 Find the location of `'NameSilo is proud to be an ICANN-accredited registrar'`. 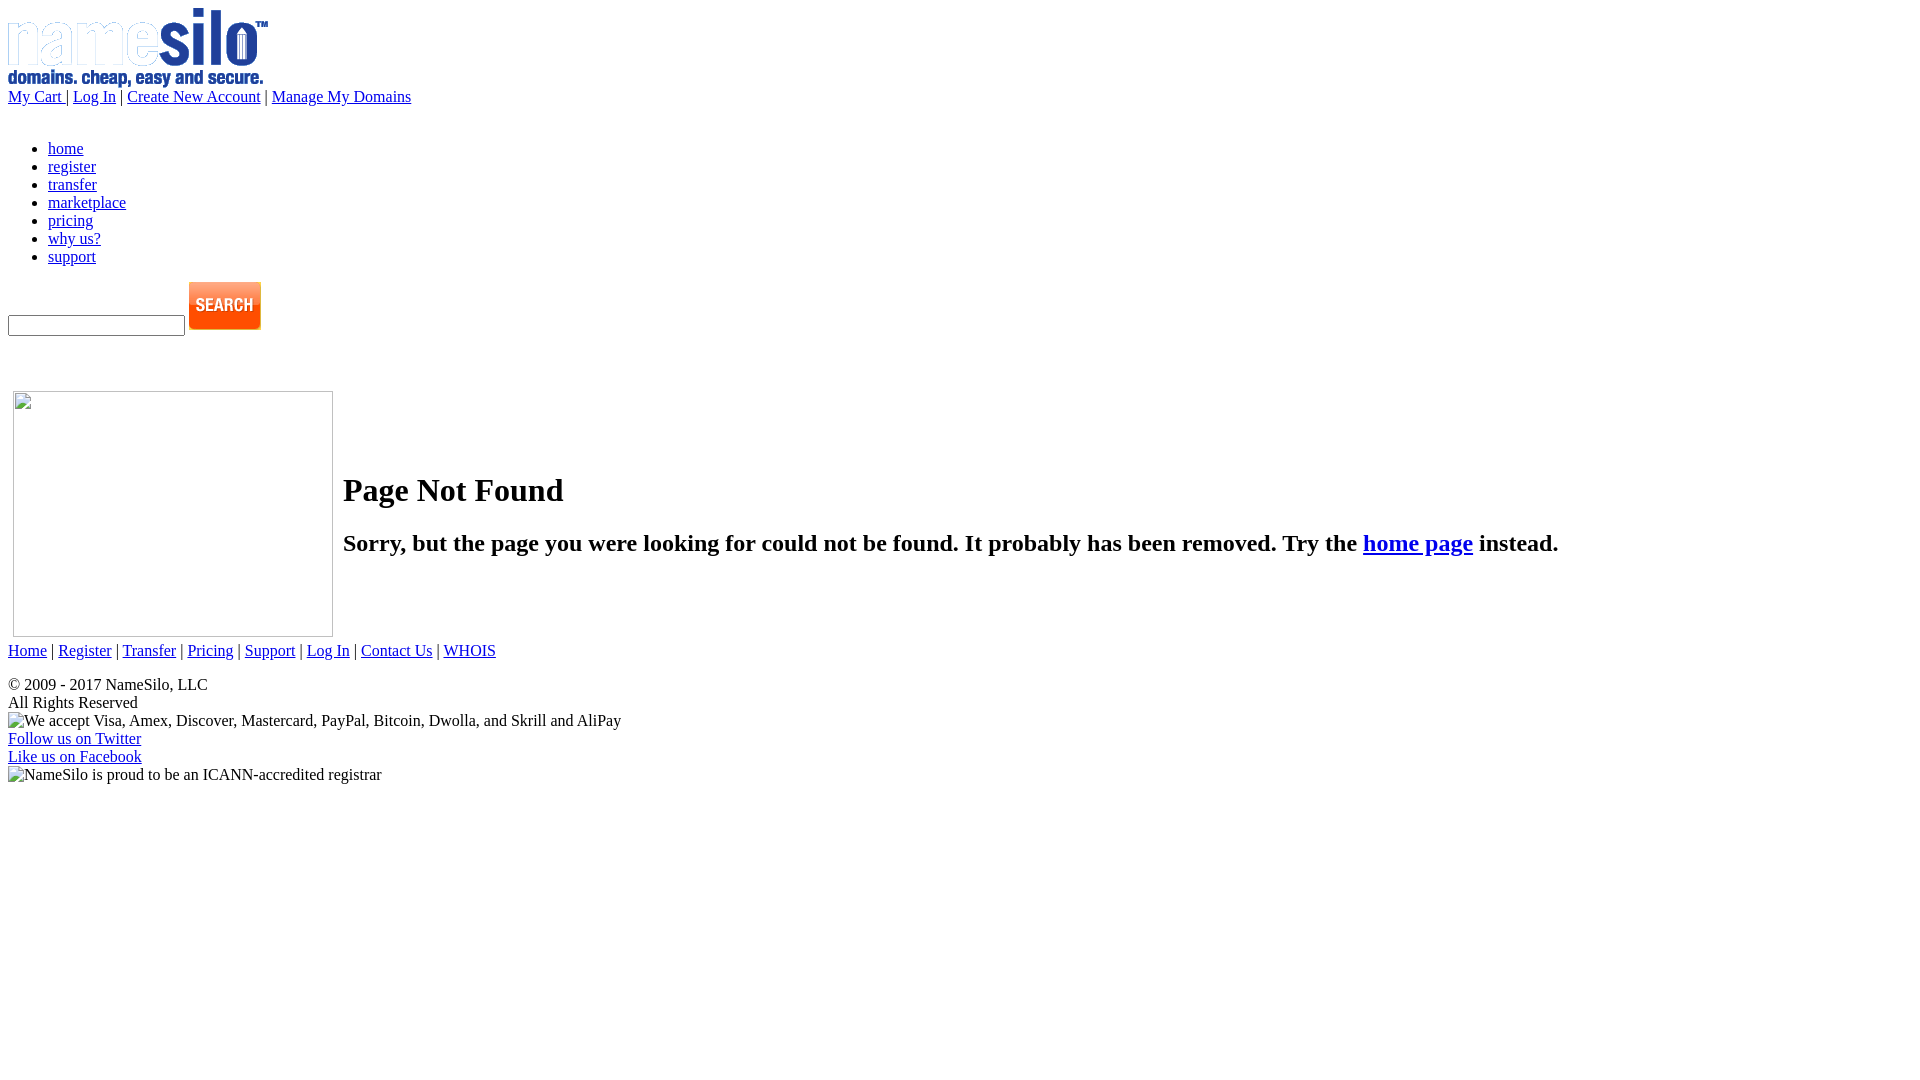

'NameSilo is proud to be an ICANN-accredited registrar' is located at coordinates (195, 774).